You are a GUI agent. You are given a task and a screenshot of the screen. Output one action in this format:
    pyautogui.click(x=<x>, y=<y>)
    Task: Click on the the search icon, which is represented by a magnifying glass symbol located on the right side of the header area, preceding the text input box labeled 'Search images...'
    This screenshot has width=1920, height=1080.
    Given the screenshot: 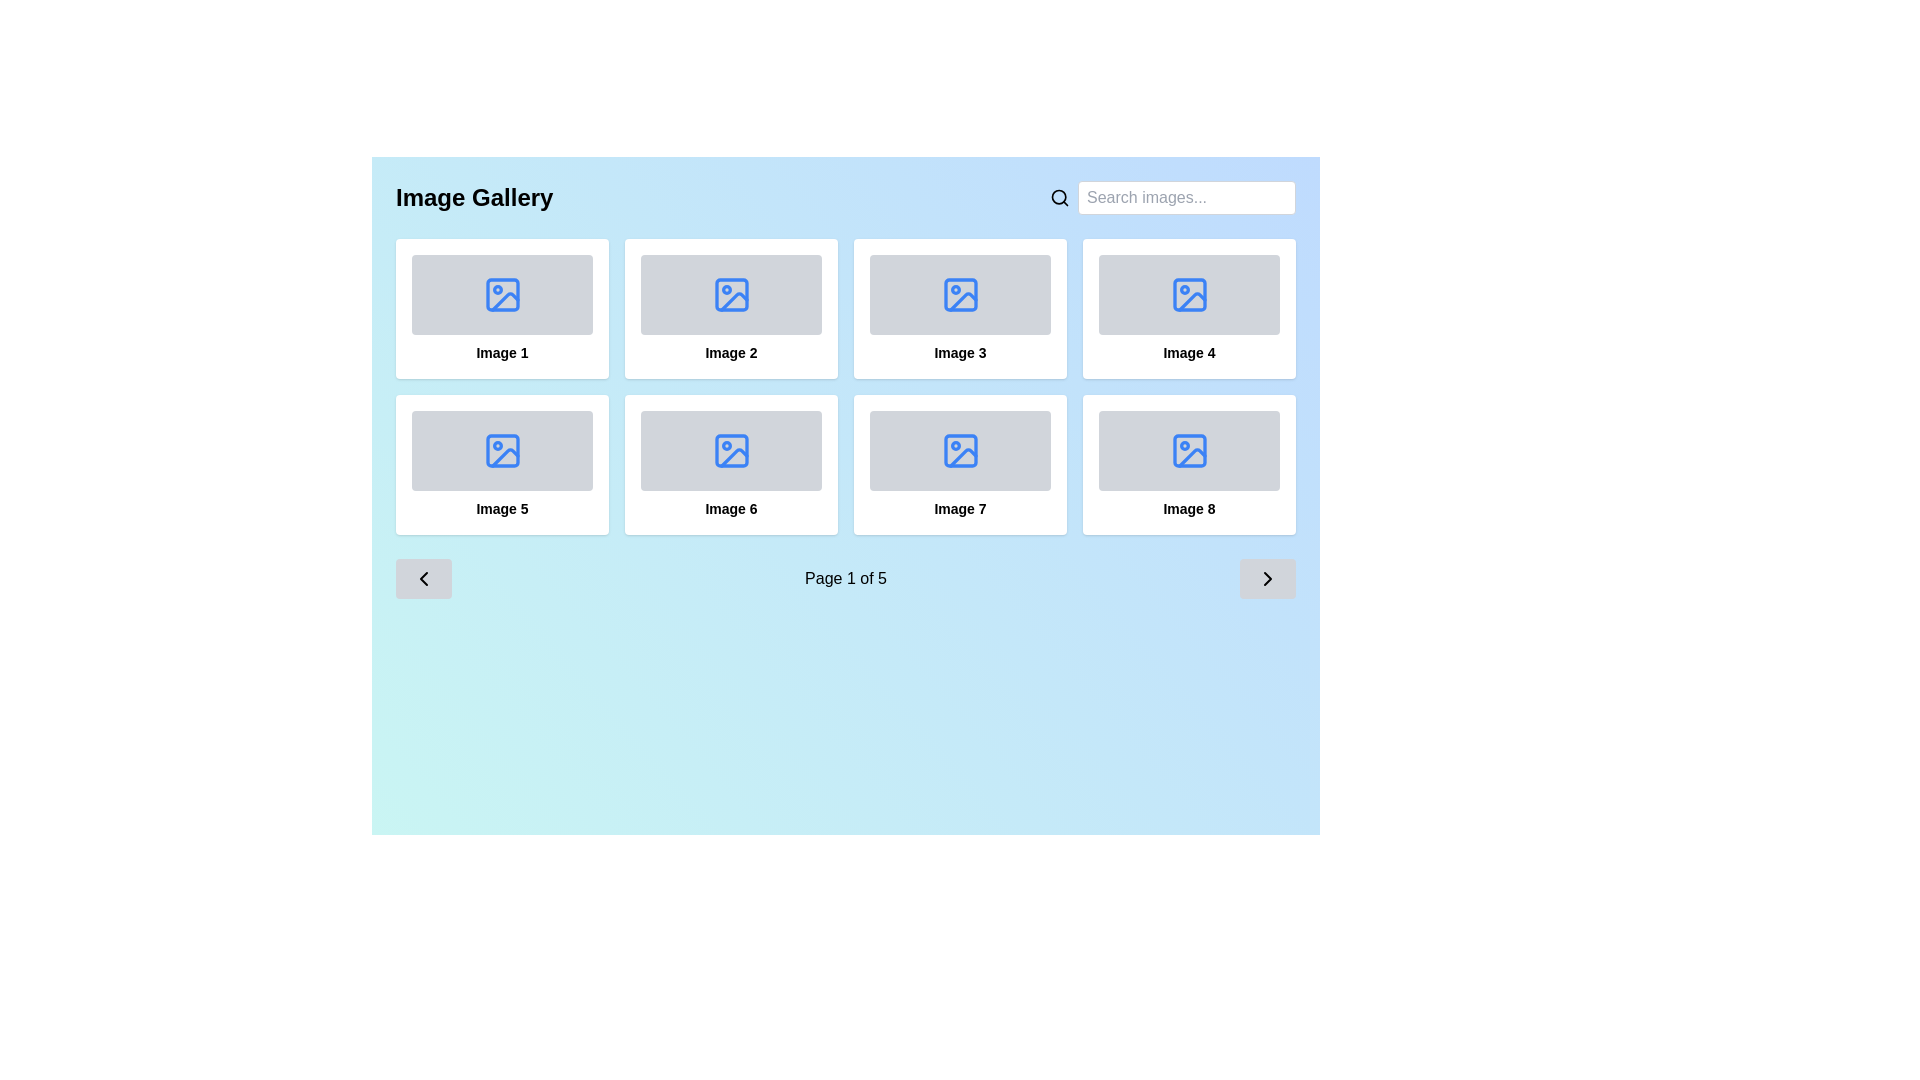 What is the action you would take?
    pyautogui.click(x=1059, y=197)
    